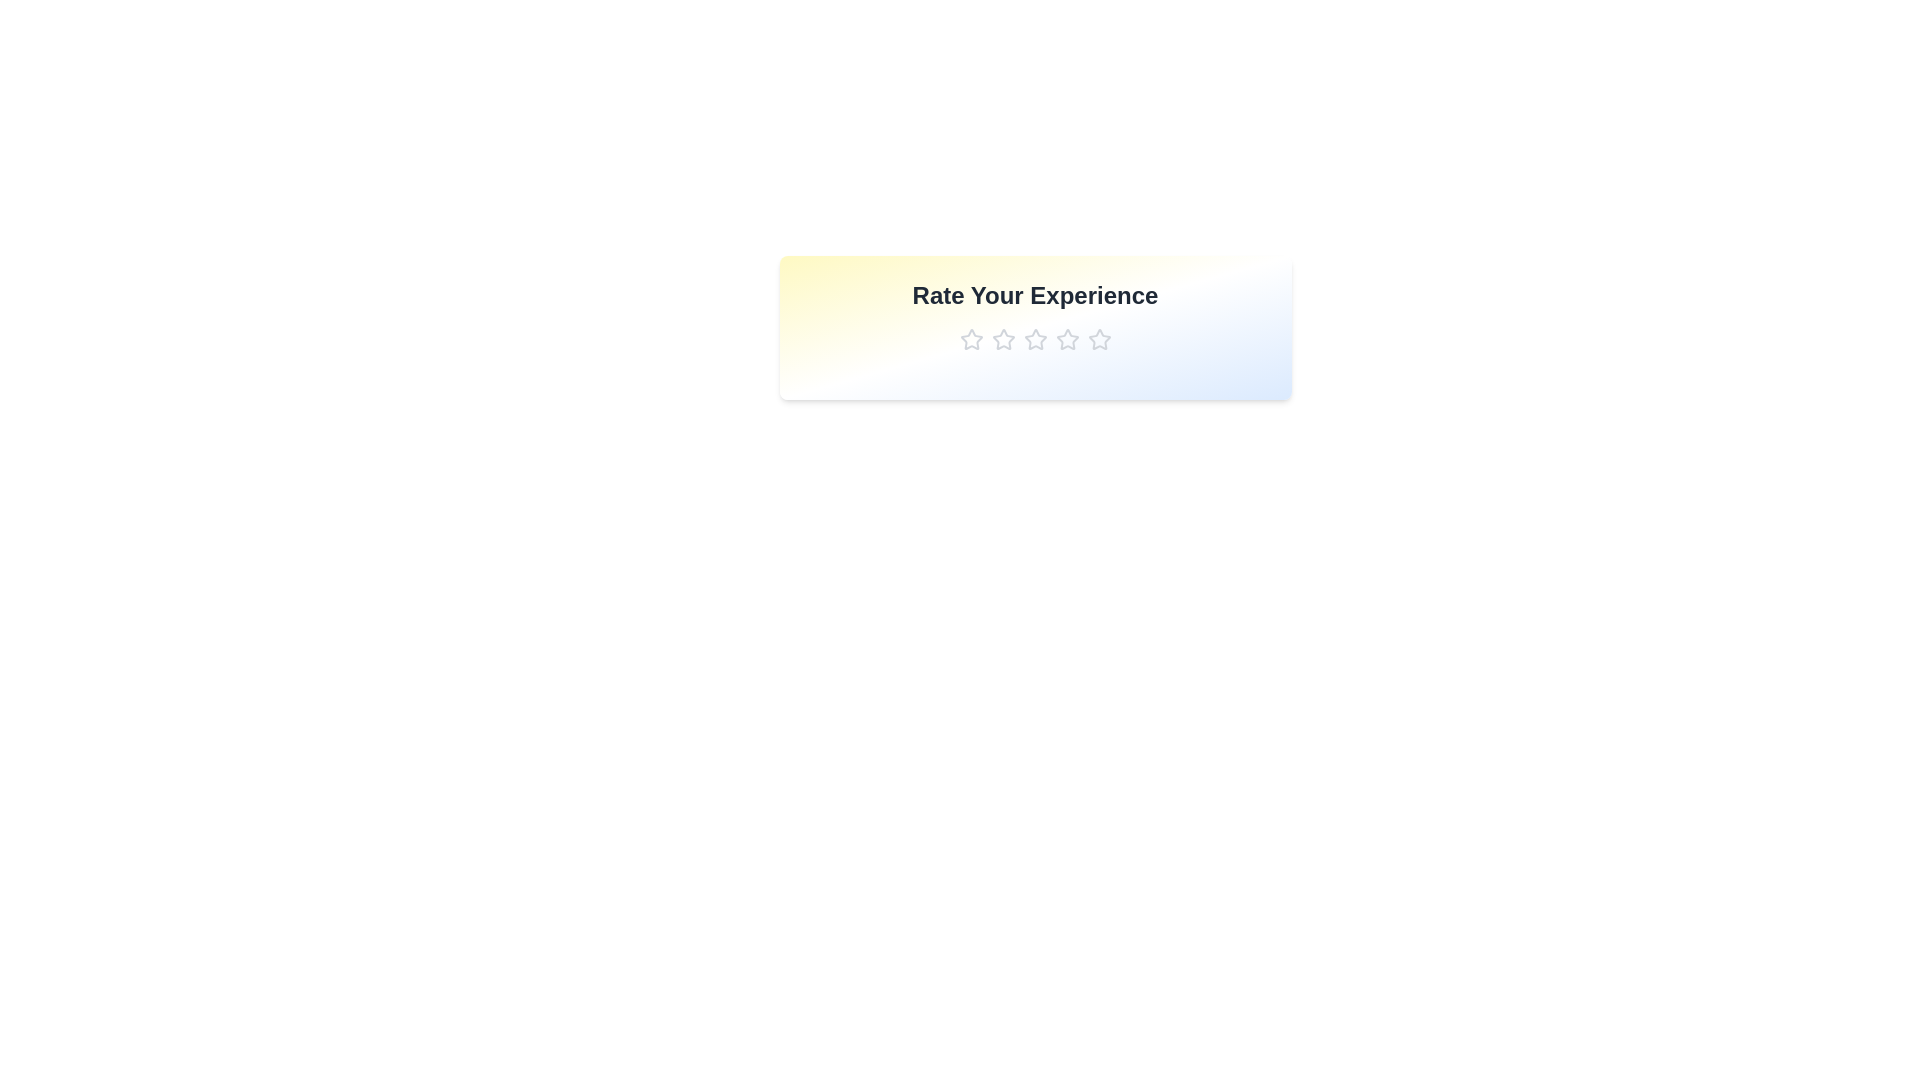  I want to click on the star corresponding to 3 to observe the hover effect, so click(1035, 338).